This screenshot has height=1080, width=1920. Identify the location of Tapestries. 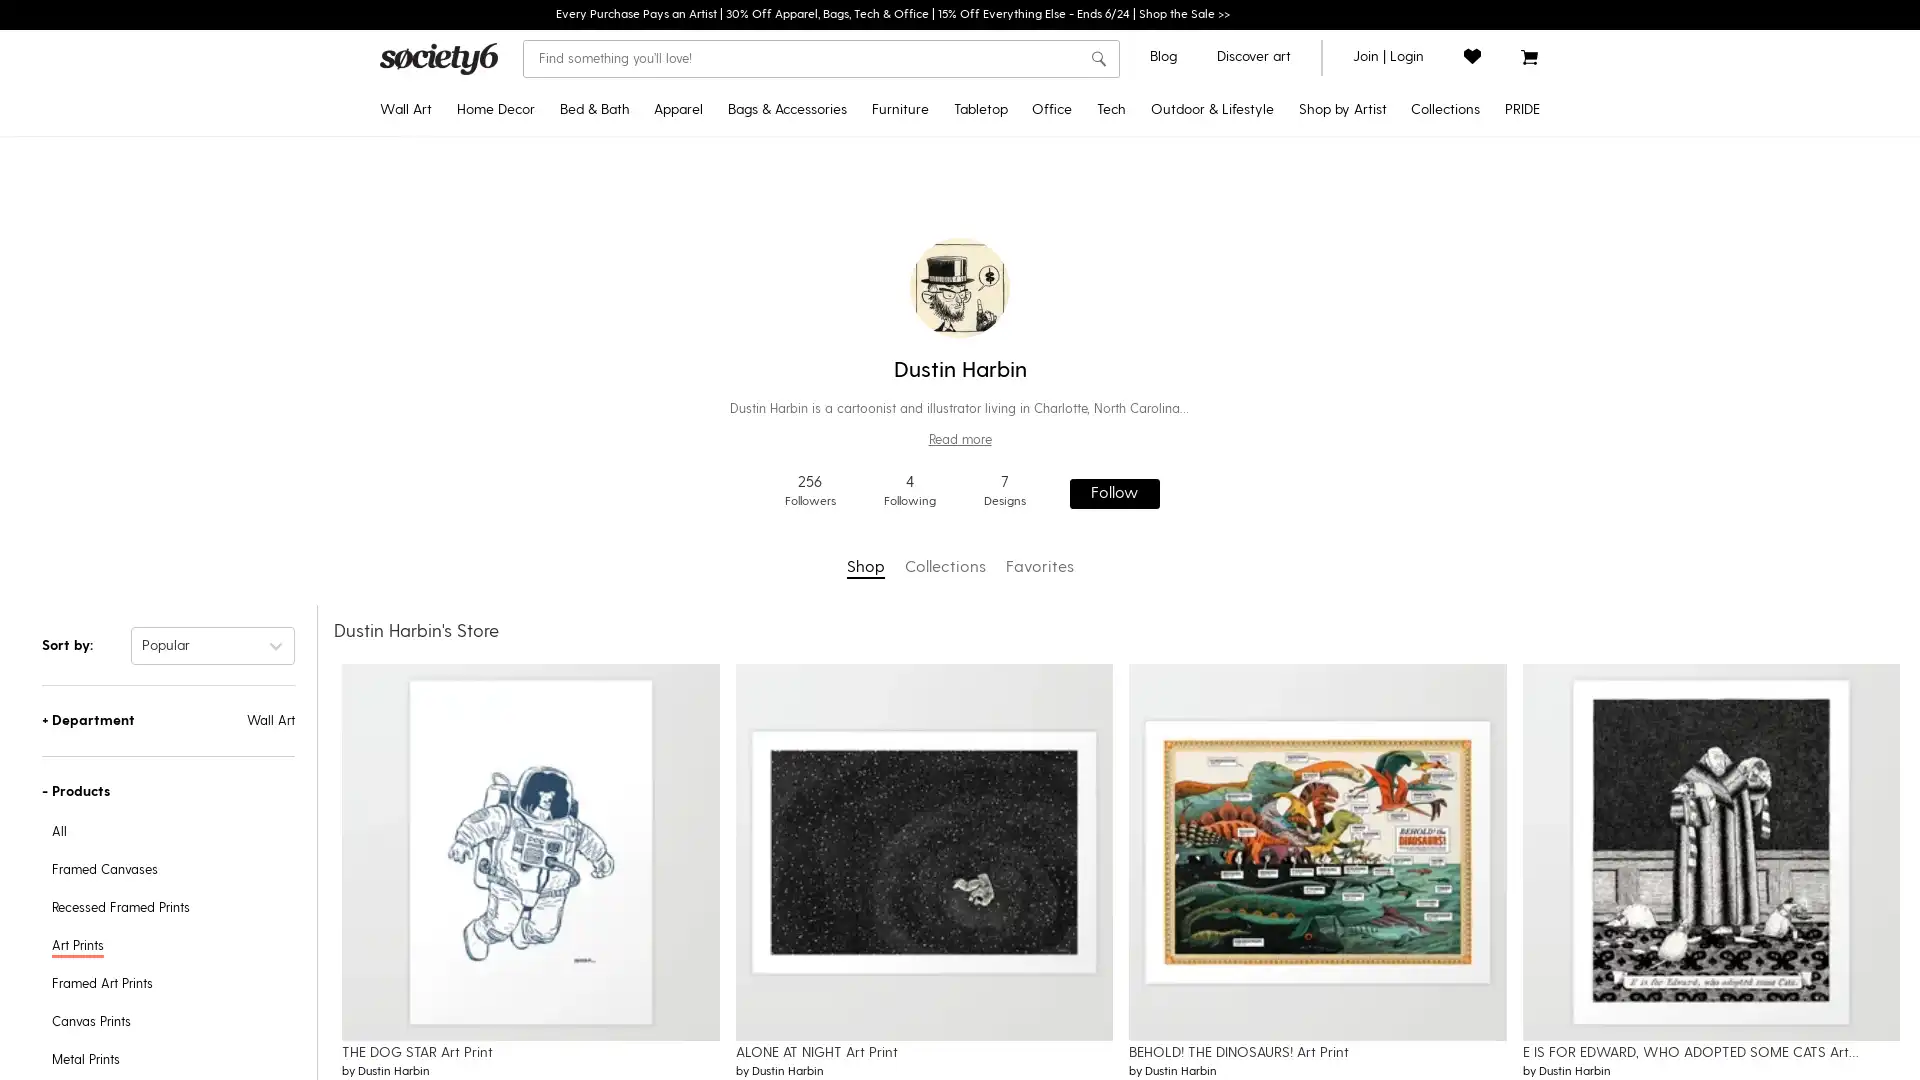
(470, 320).